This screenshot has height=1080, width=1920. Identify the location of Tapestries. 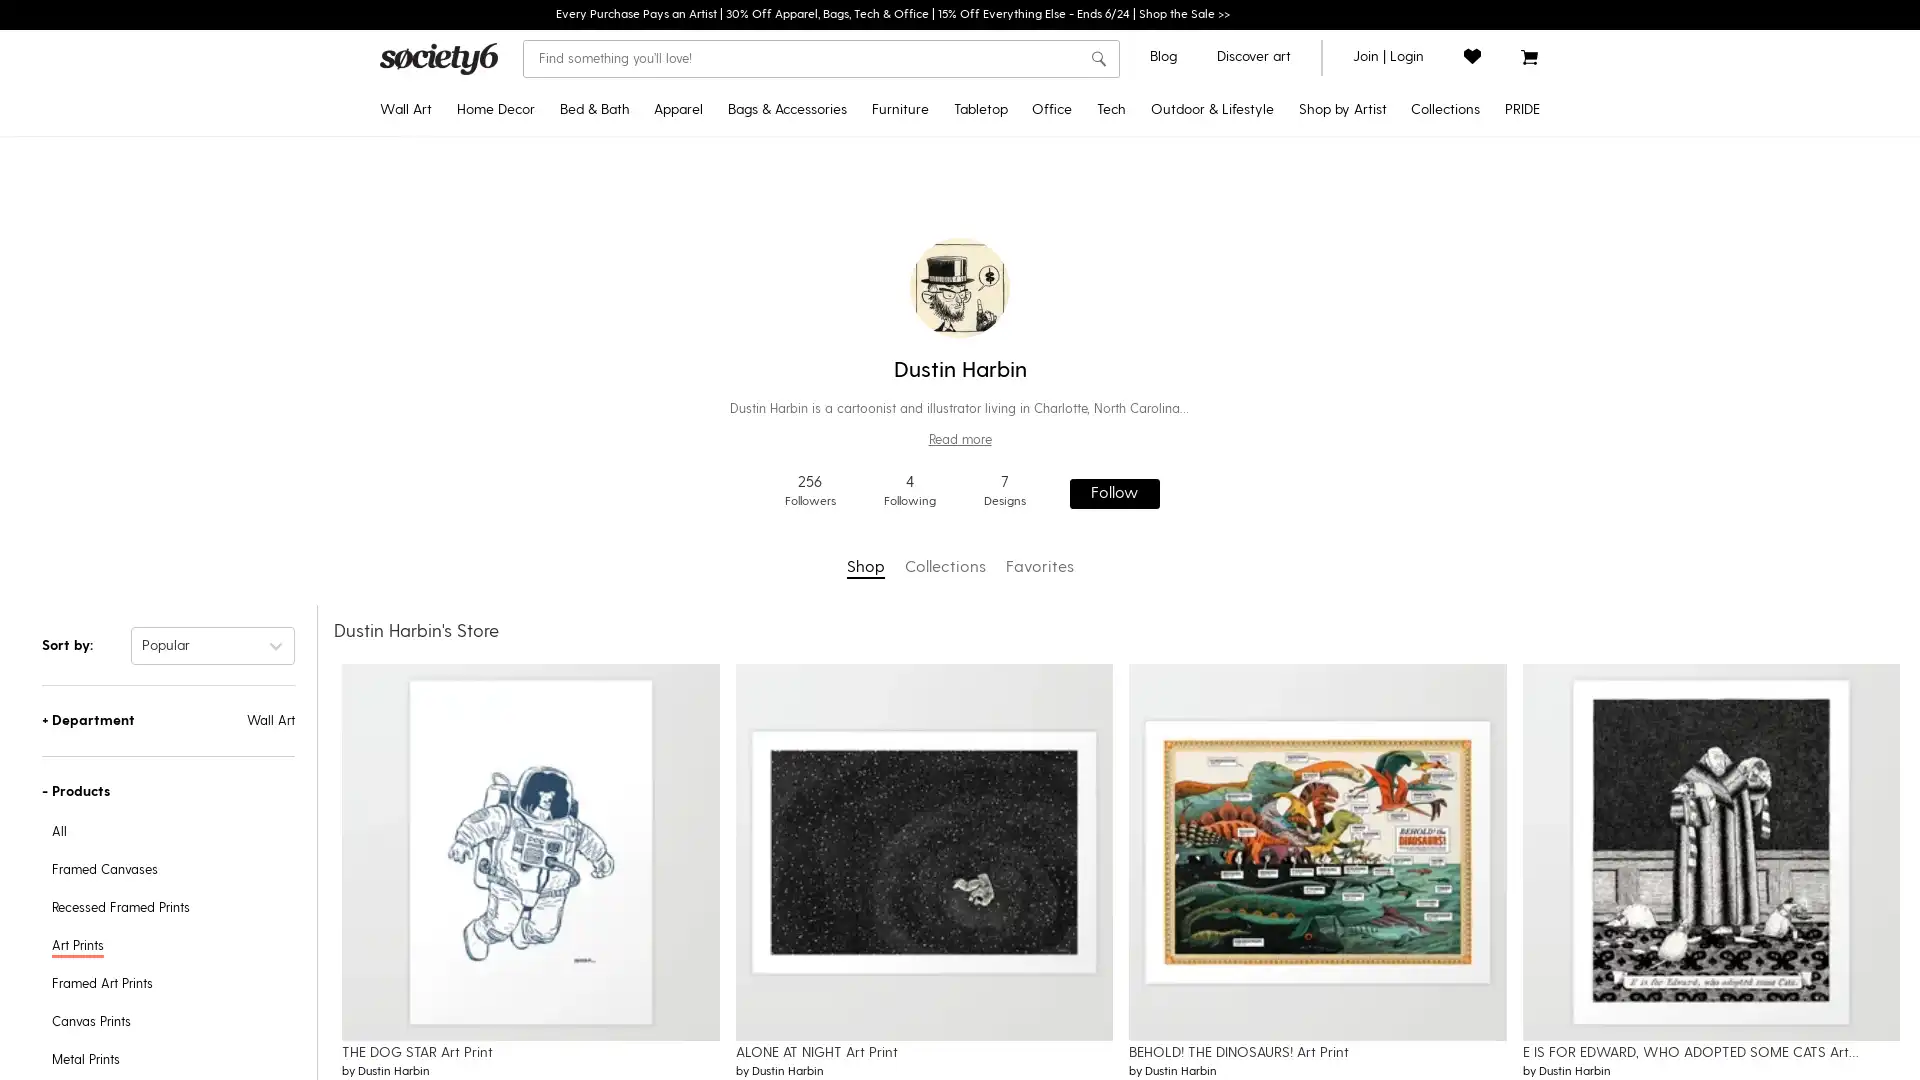
(470, 320).